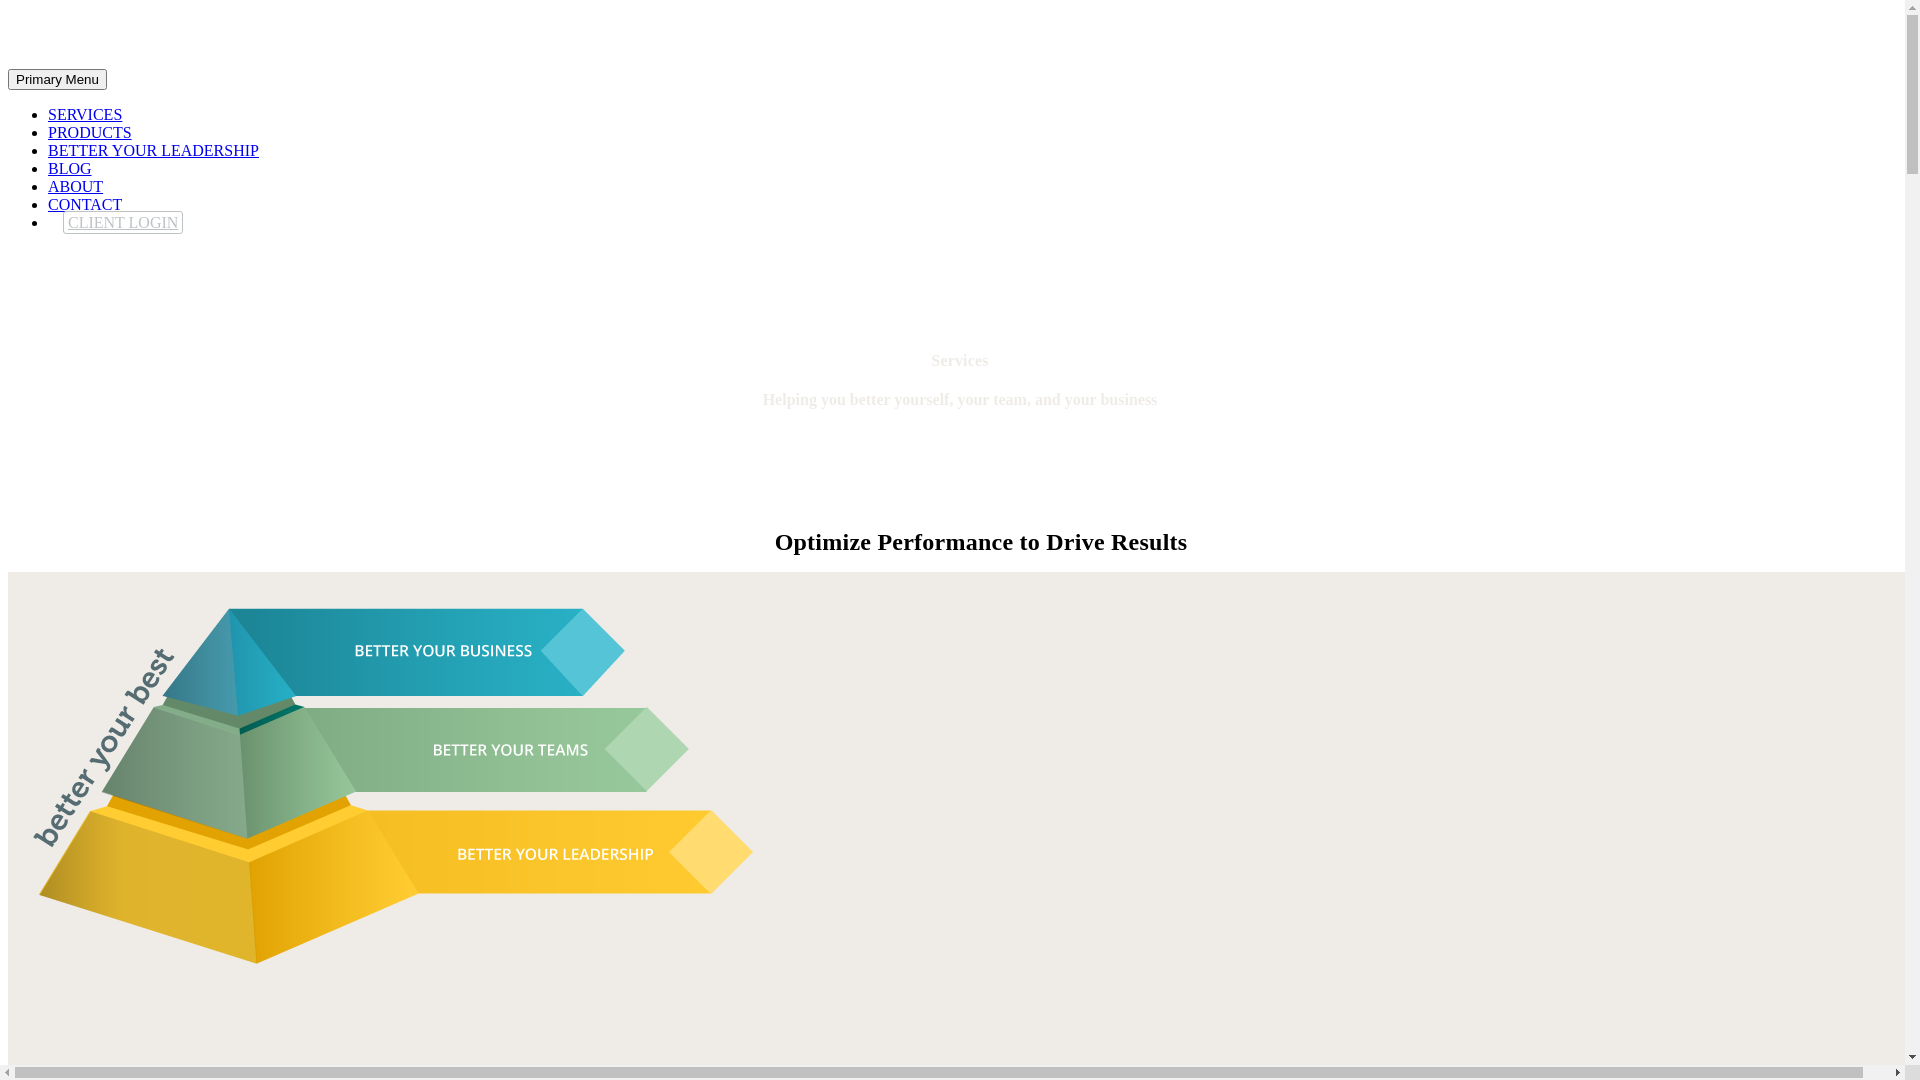  I want to click on 'Primary Menu', so click(57, 78).